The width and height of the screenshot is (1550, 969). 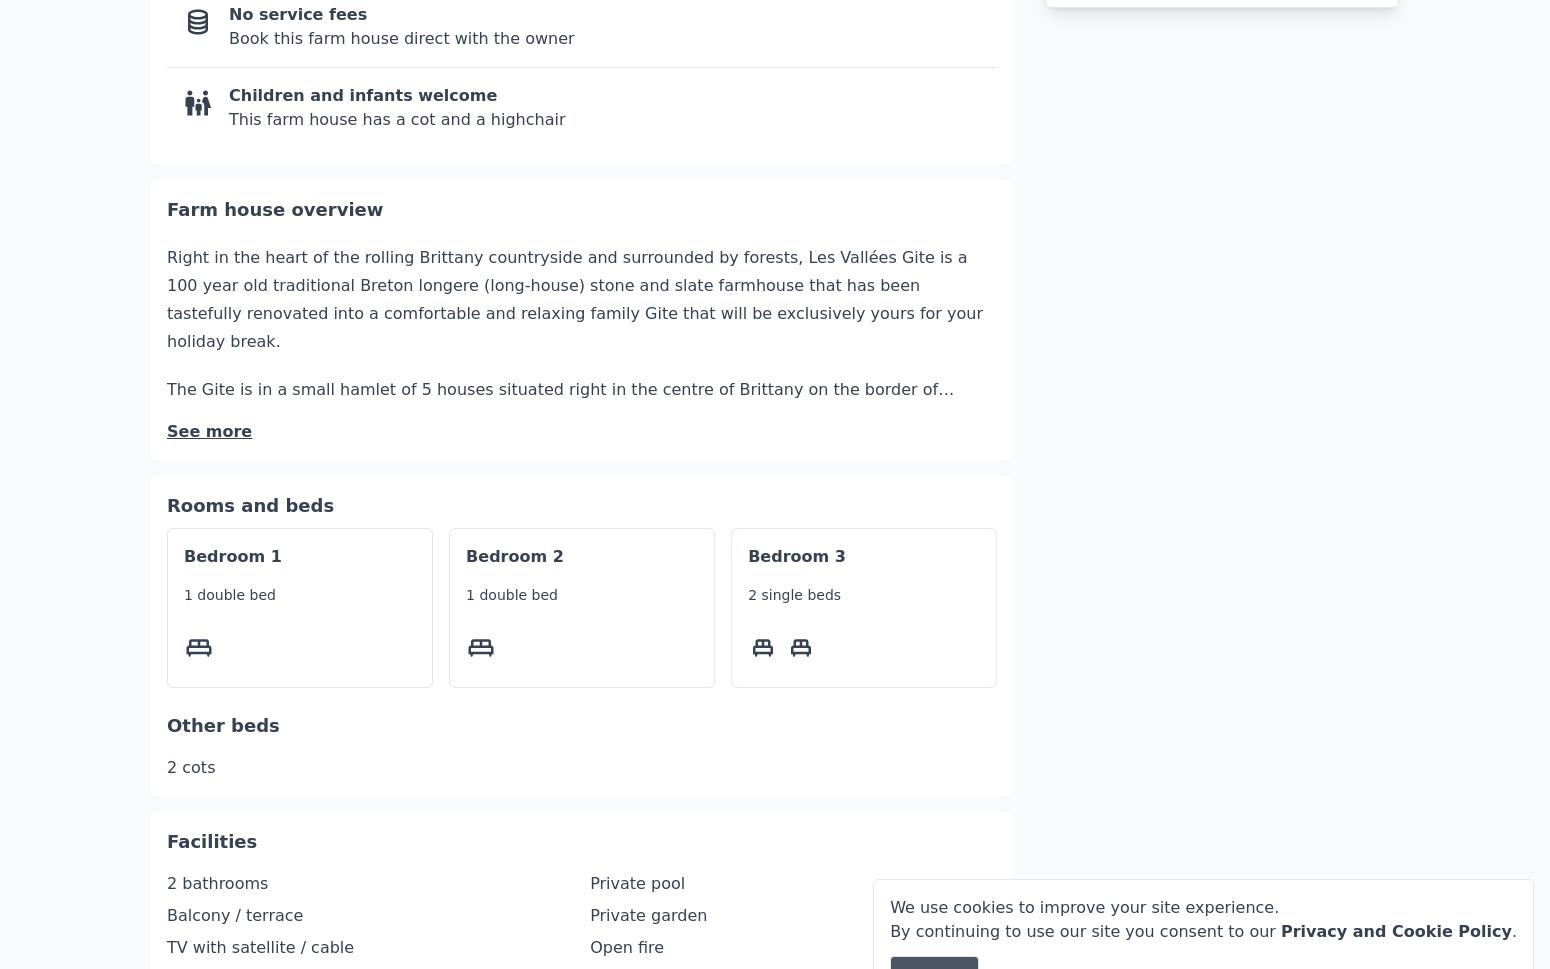 I want to click on 'For further travel details and maps, please contact us via ClickStay.', so click(x=436, y=713).